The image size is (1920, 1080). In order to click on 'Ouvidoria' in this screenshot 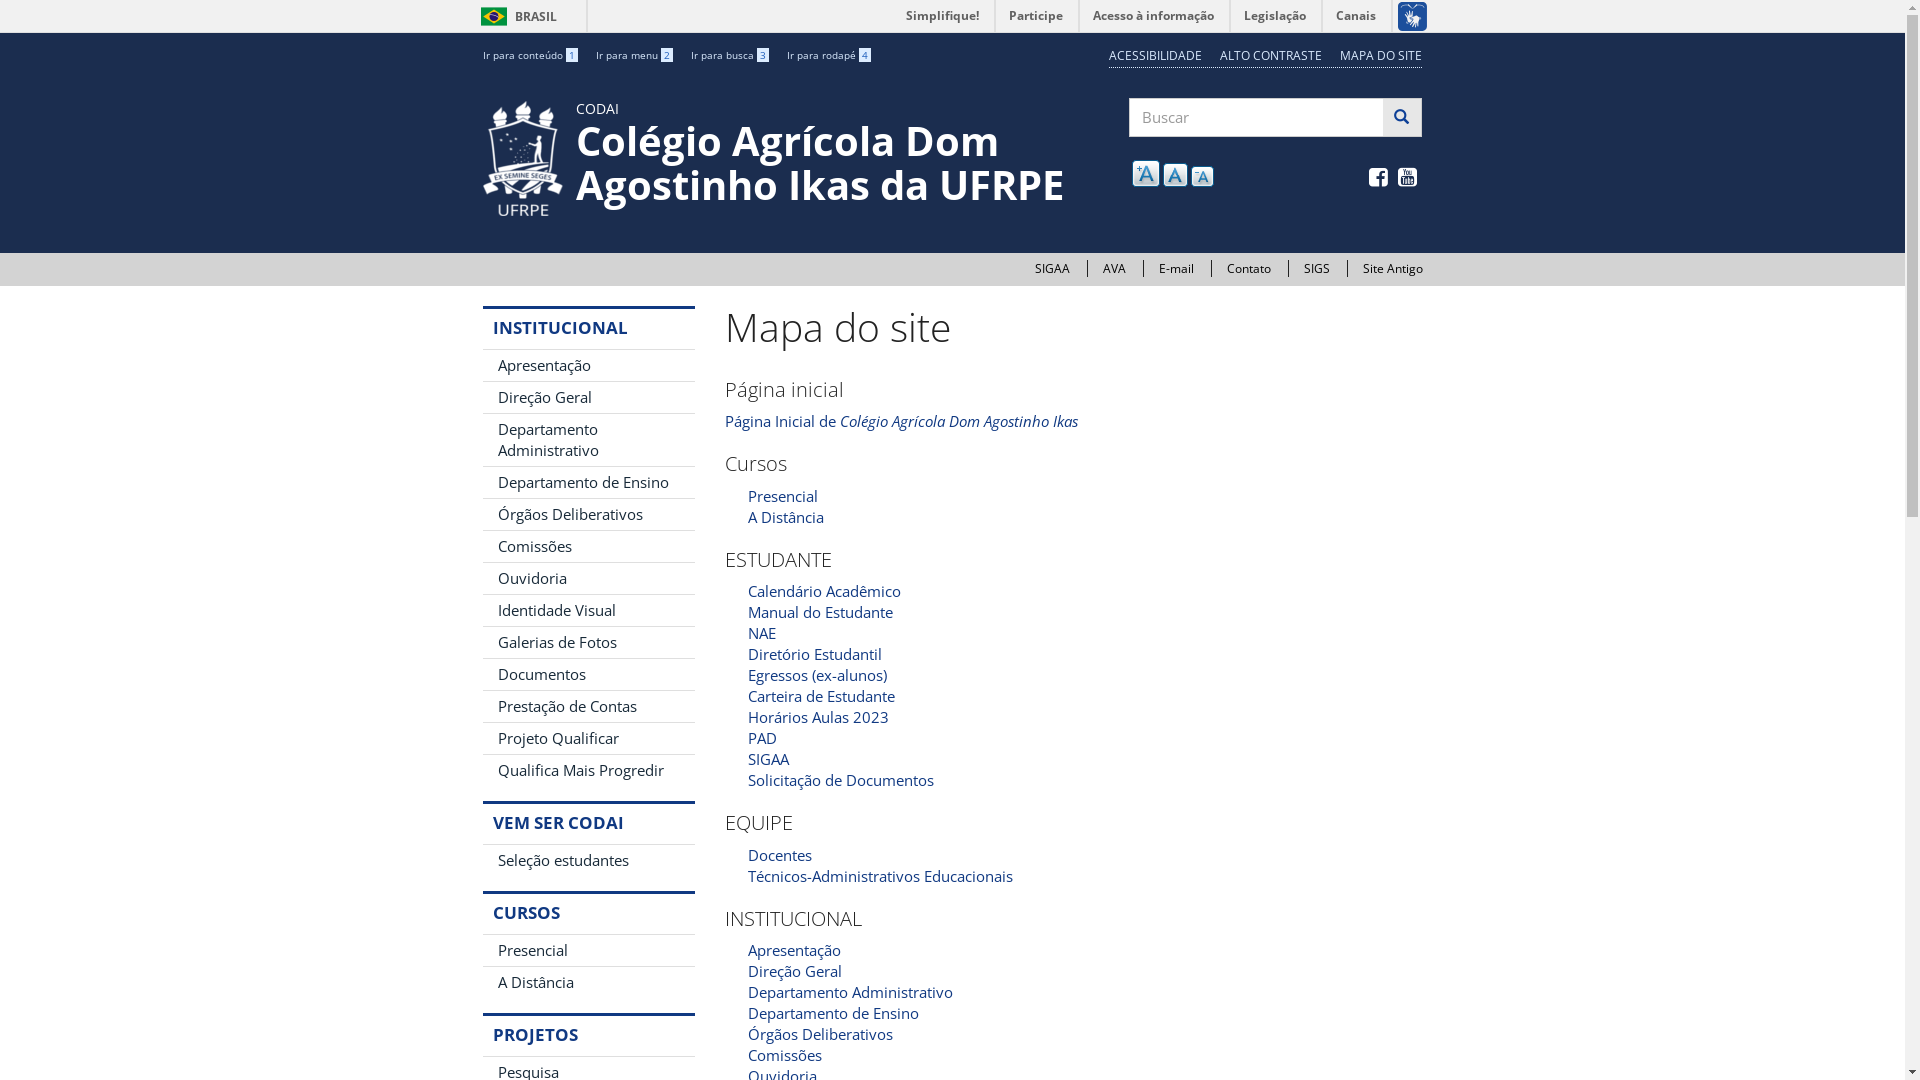, I will do `click(587, 578)`.